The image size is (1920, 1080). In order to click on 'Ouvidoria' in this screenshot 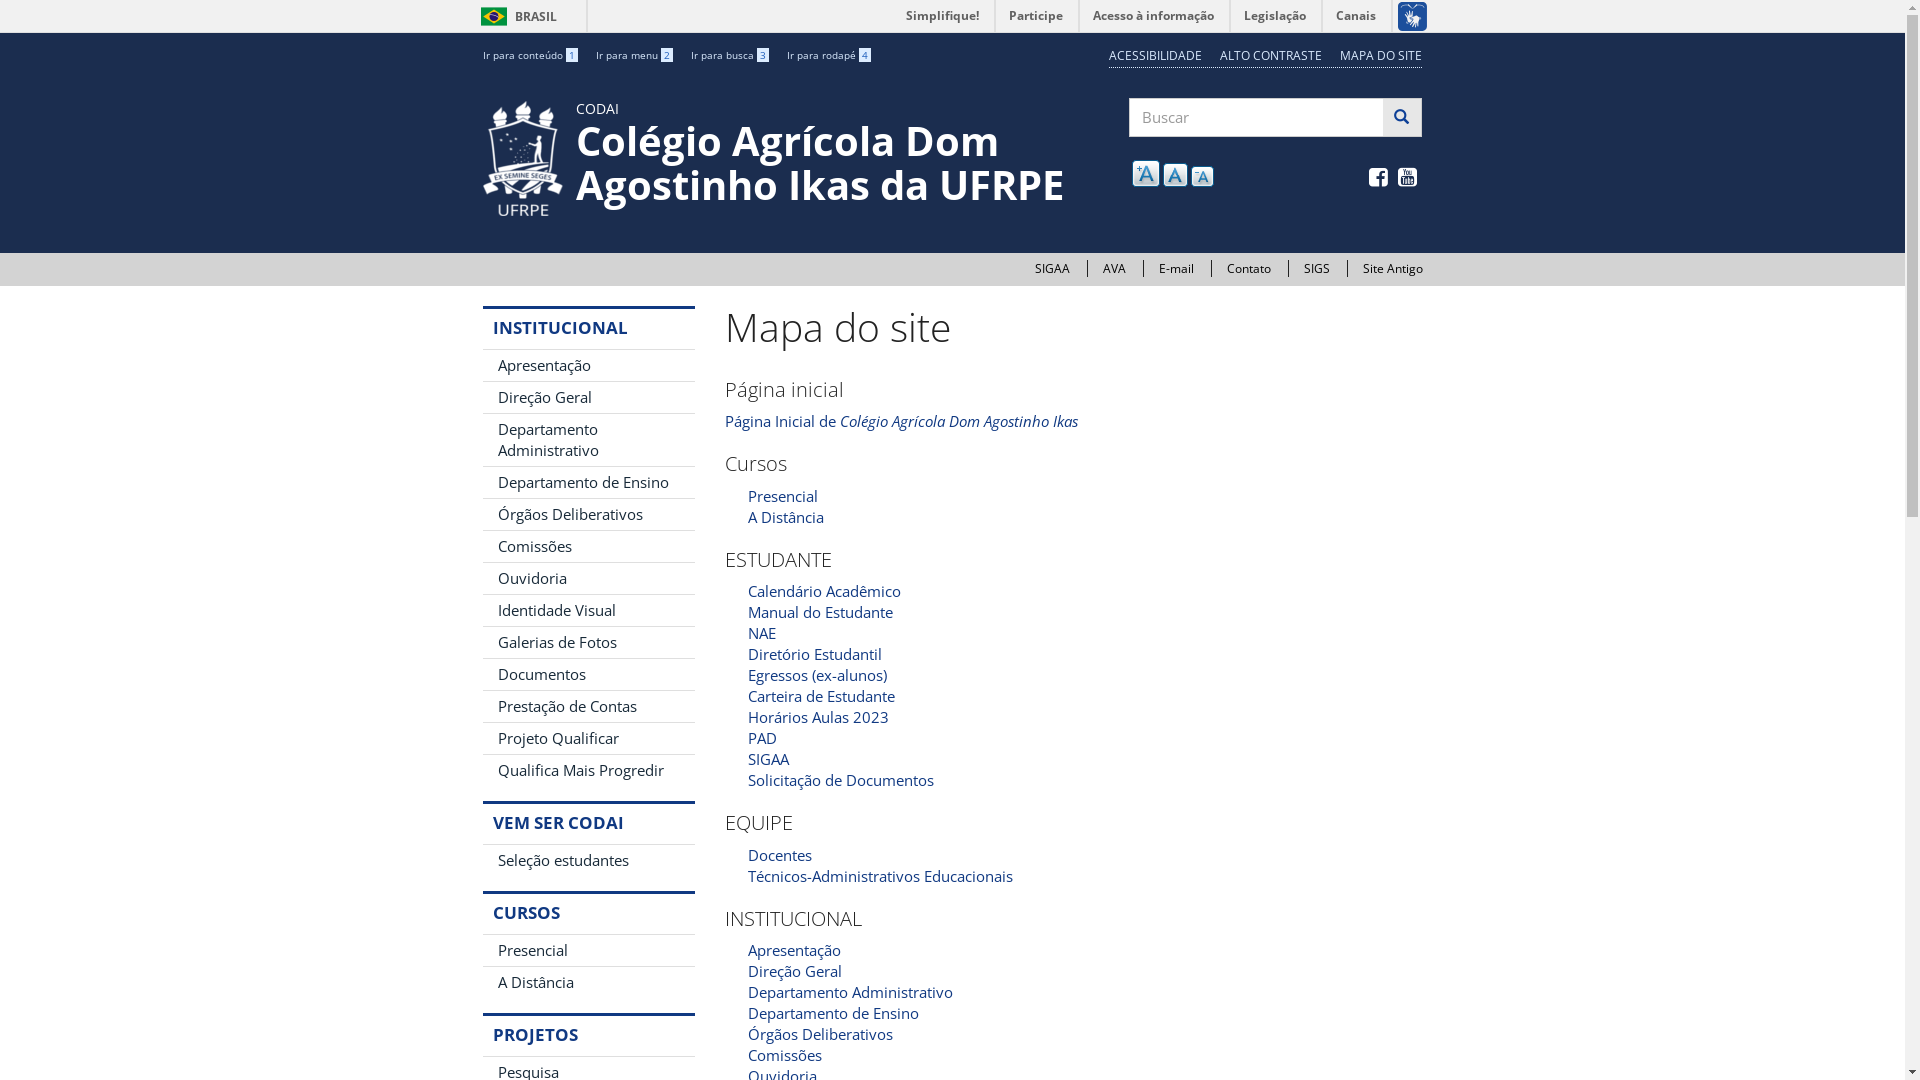, I will do `click(587, 578)`.